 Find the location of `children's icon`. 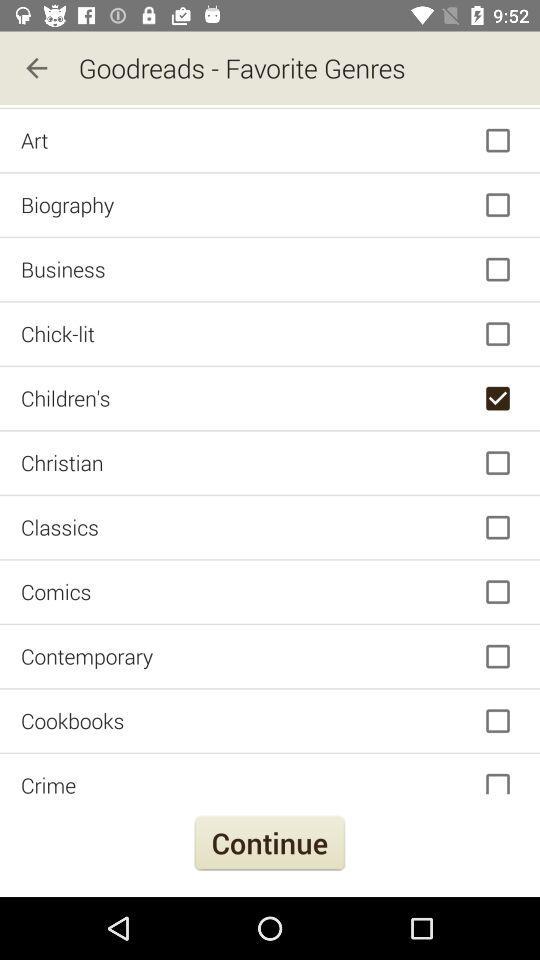

children's icon is located at coordinates (270, 397).